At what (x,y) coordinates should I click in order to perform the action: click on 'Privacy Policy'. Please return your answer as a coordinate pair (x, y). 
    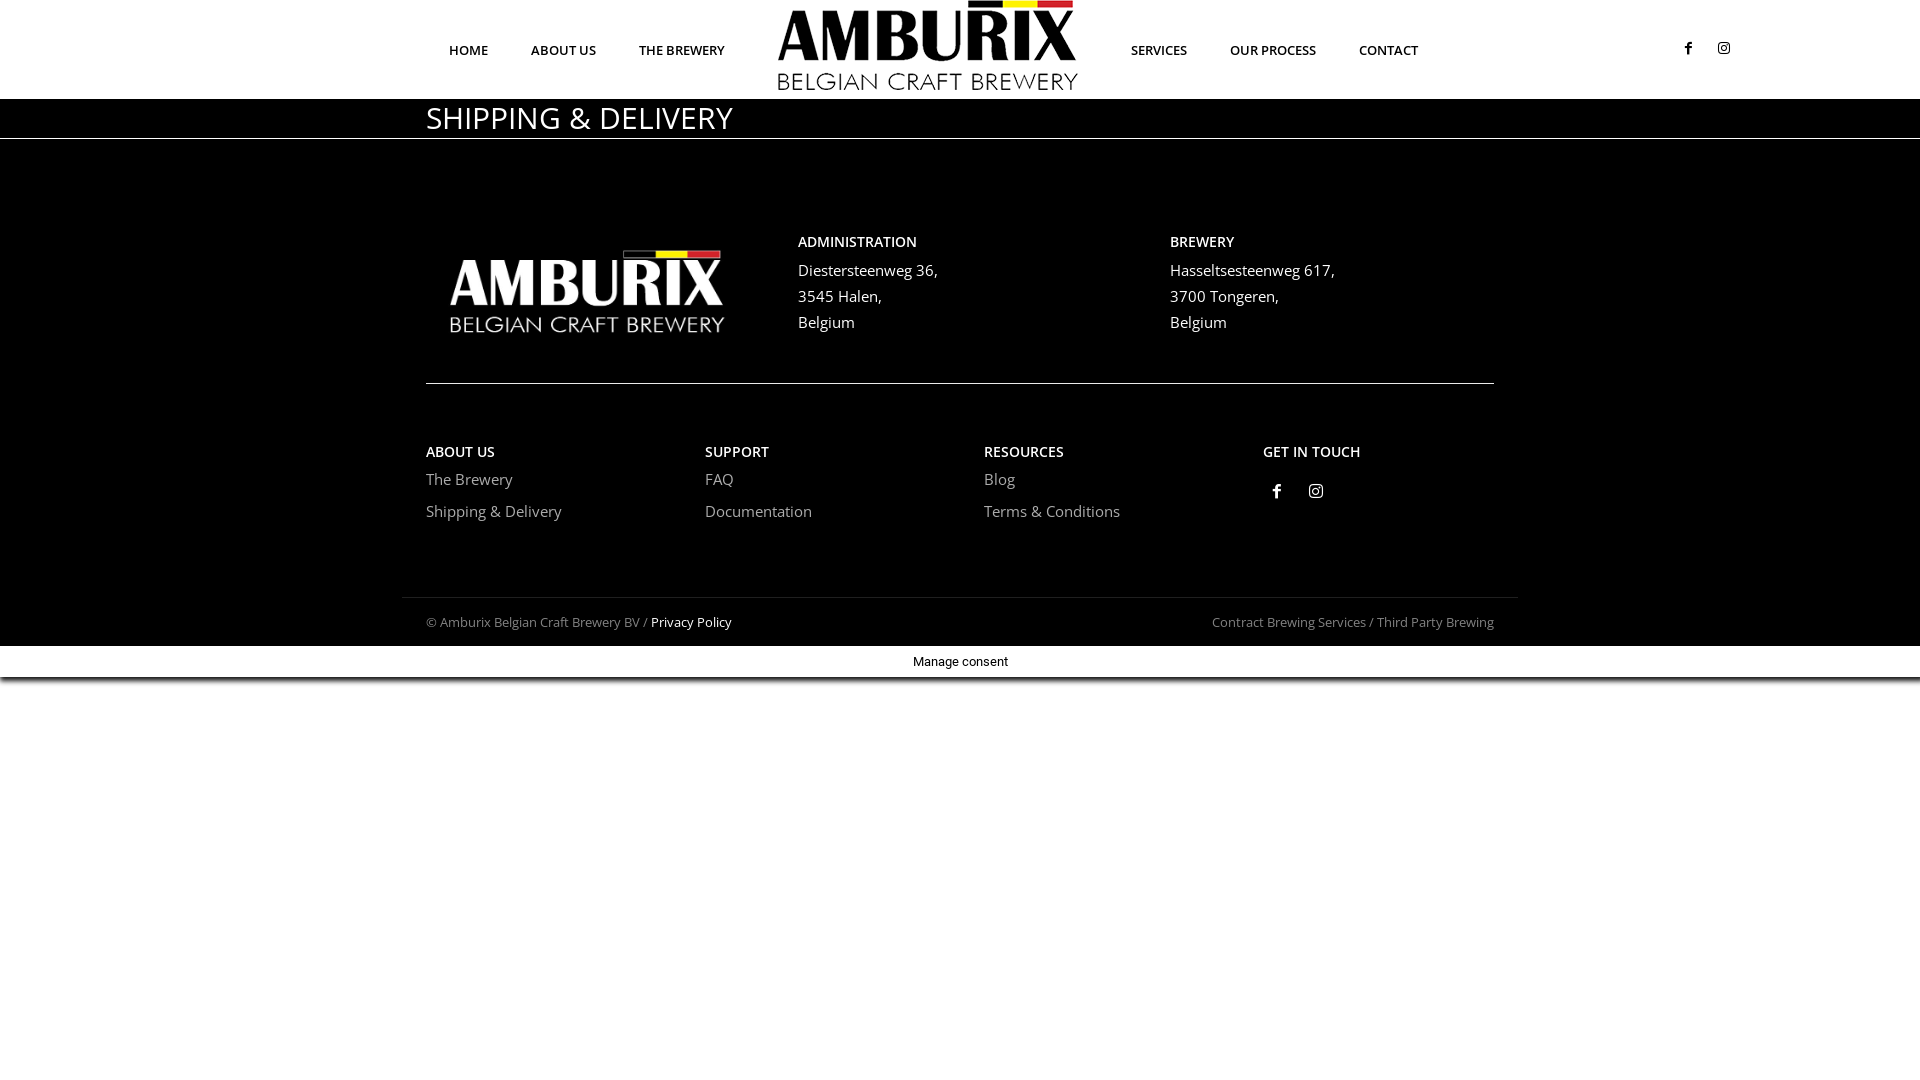
    Looking at the image, I should click on (651, 620).